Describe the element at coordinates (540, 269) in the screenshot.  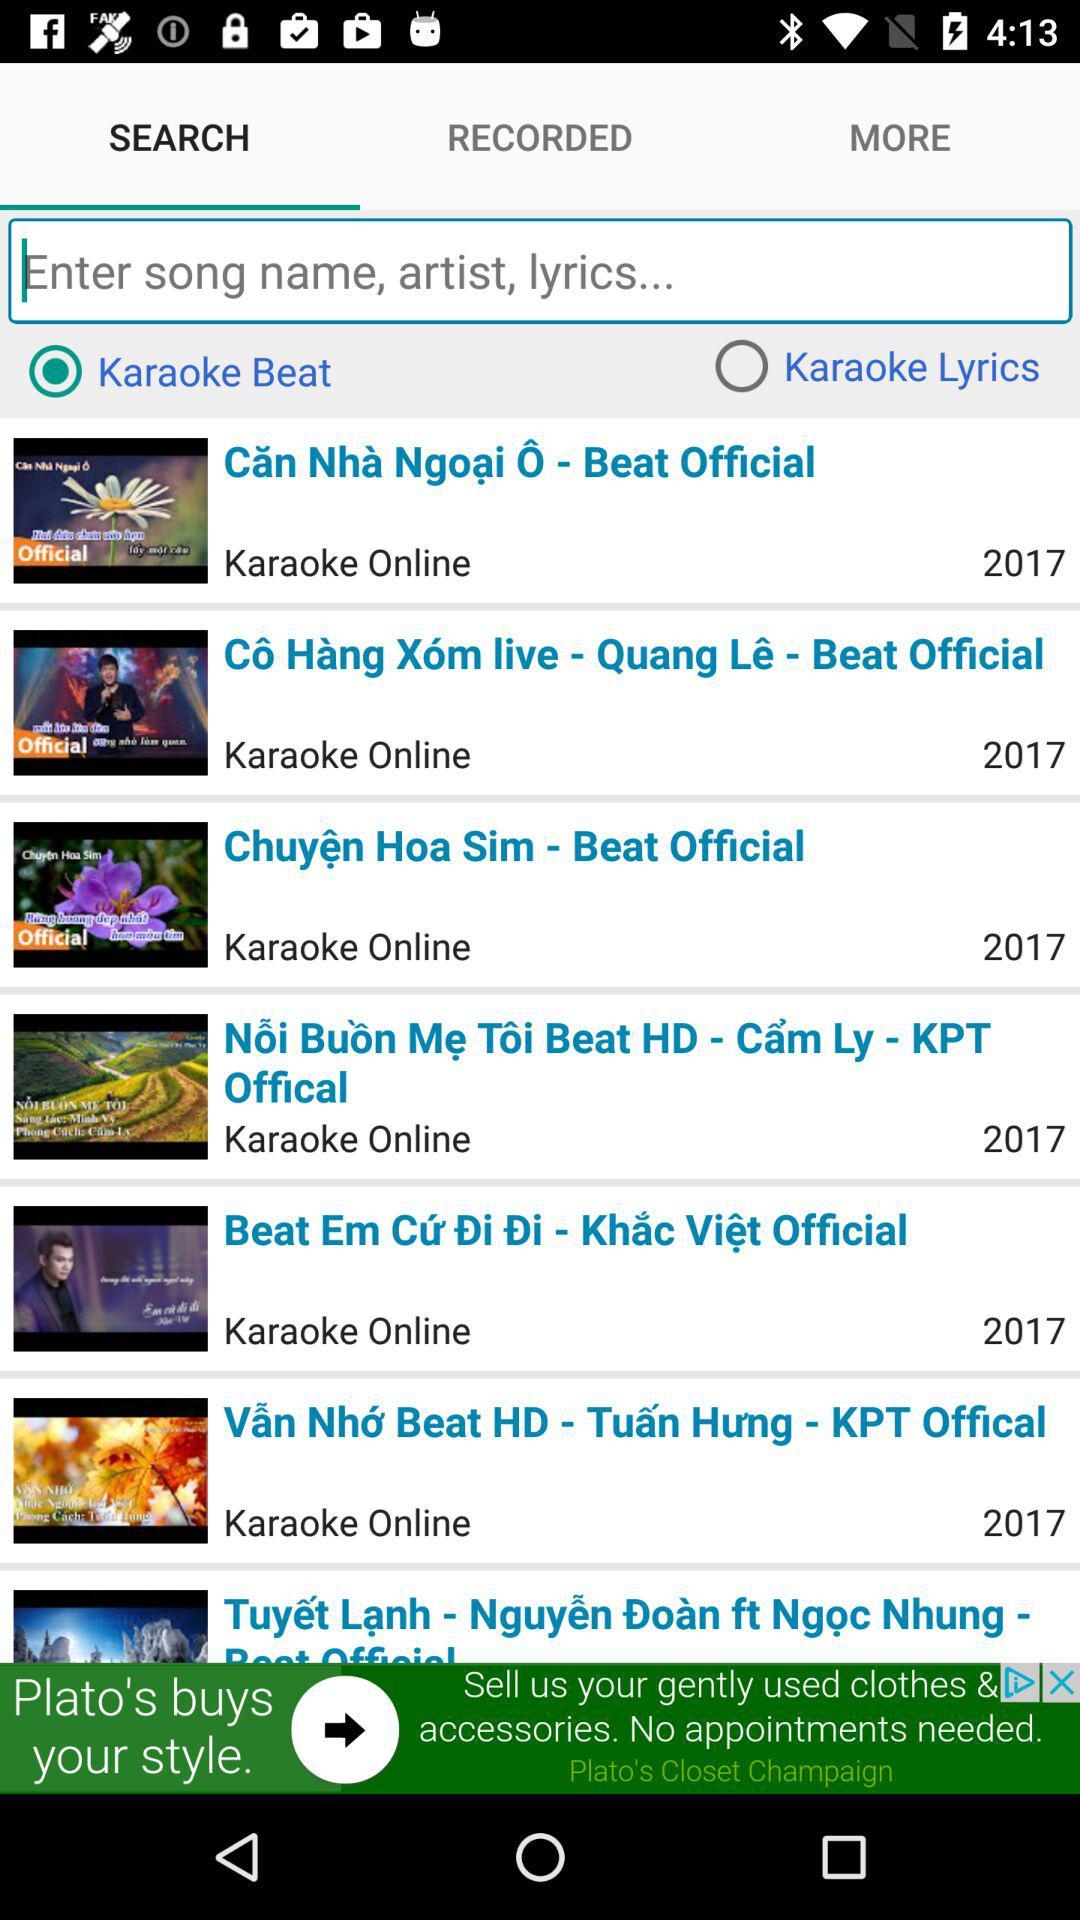
I see `search field` at that location.